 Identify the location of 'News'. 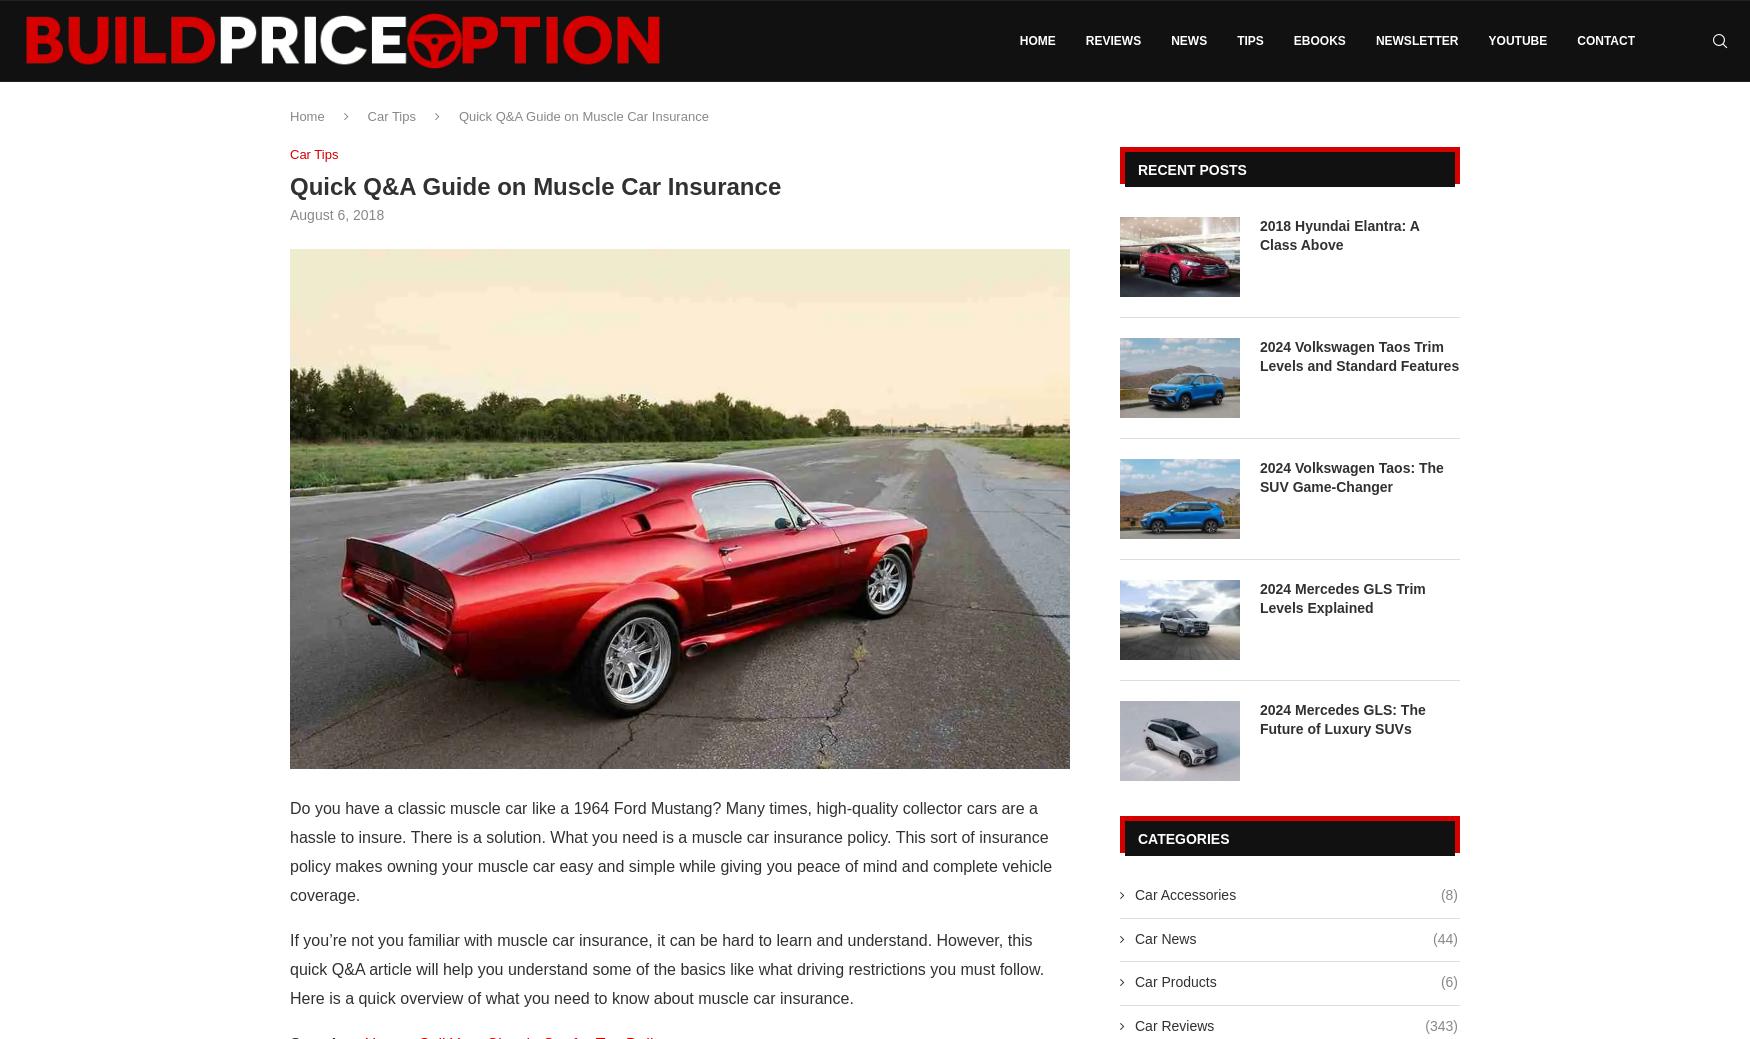
(1188, 40).